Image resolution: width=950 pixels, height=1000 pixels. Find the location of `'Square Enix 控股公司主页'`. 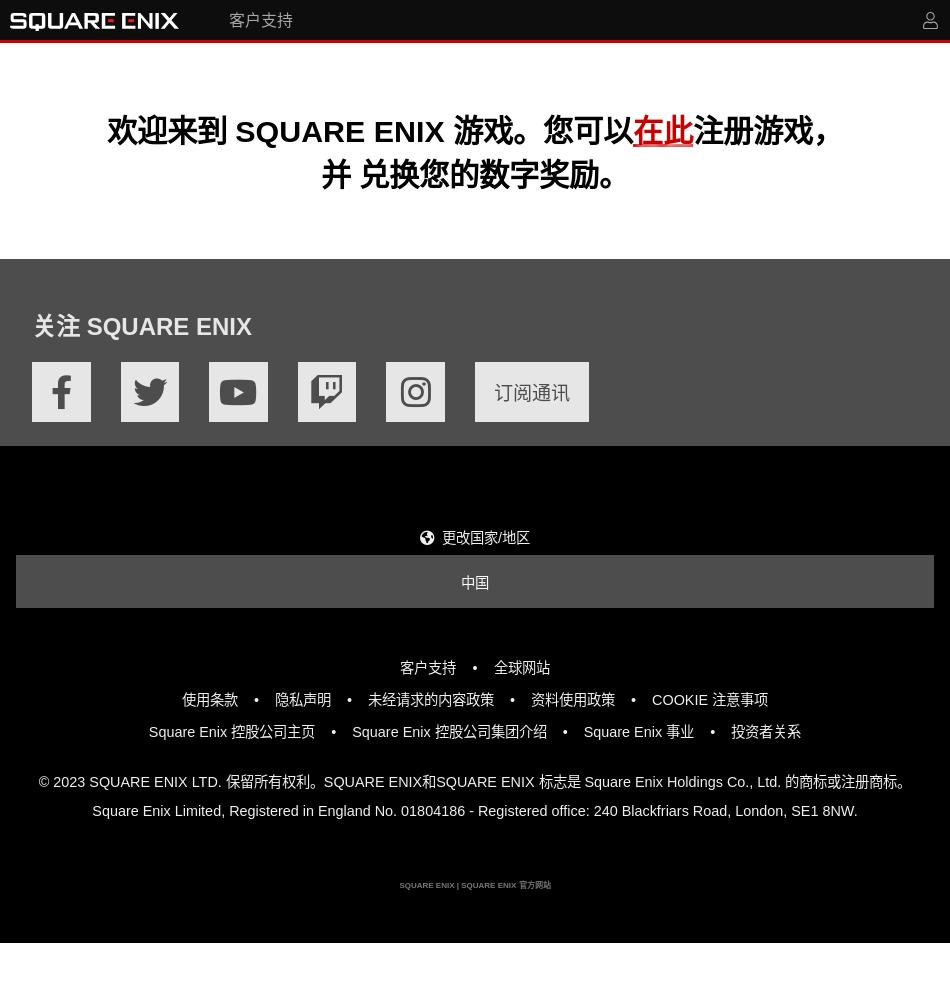

'Square Enix 控股公司主页' is located at coordinates (231, 731).